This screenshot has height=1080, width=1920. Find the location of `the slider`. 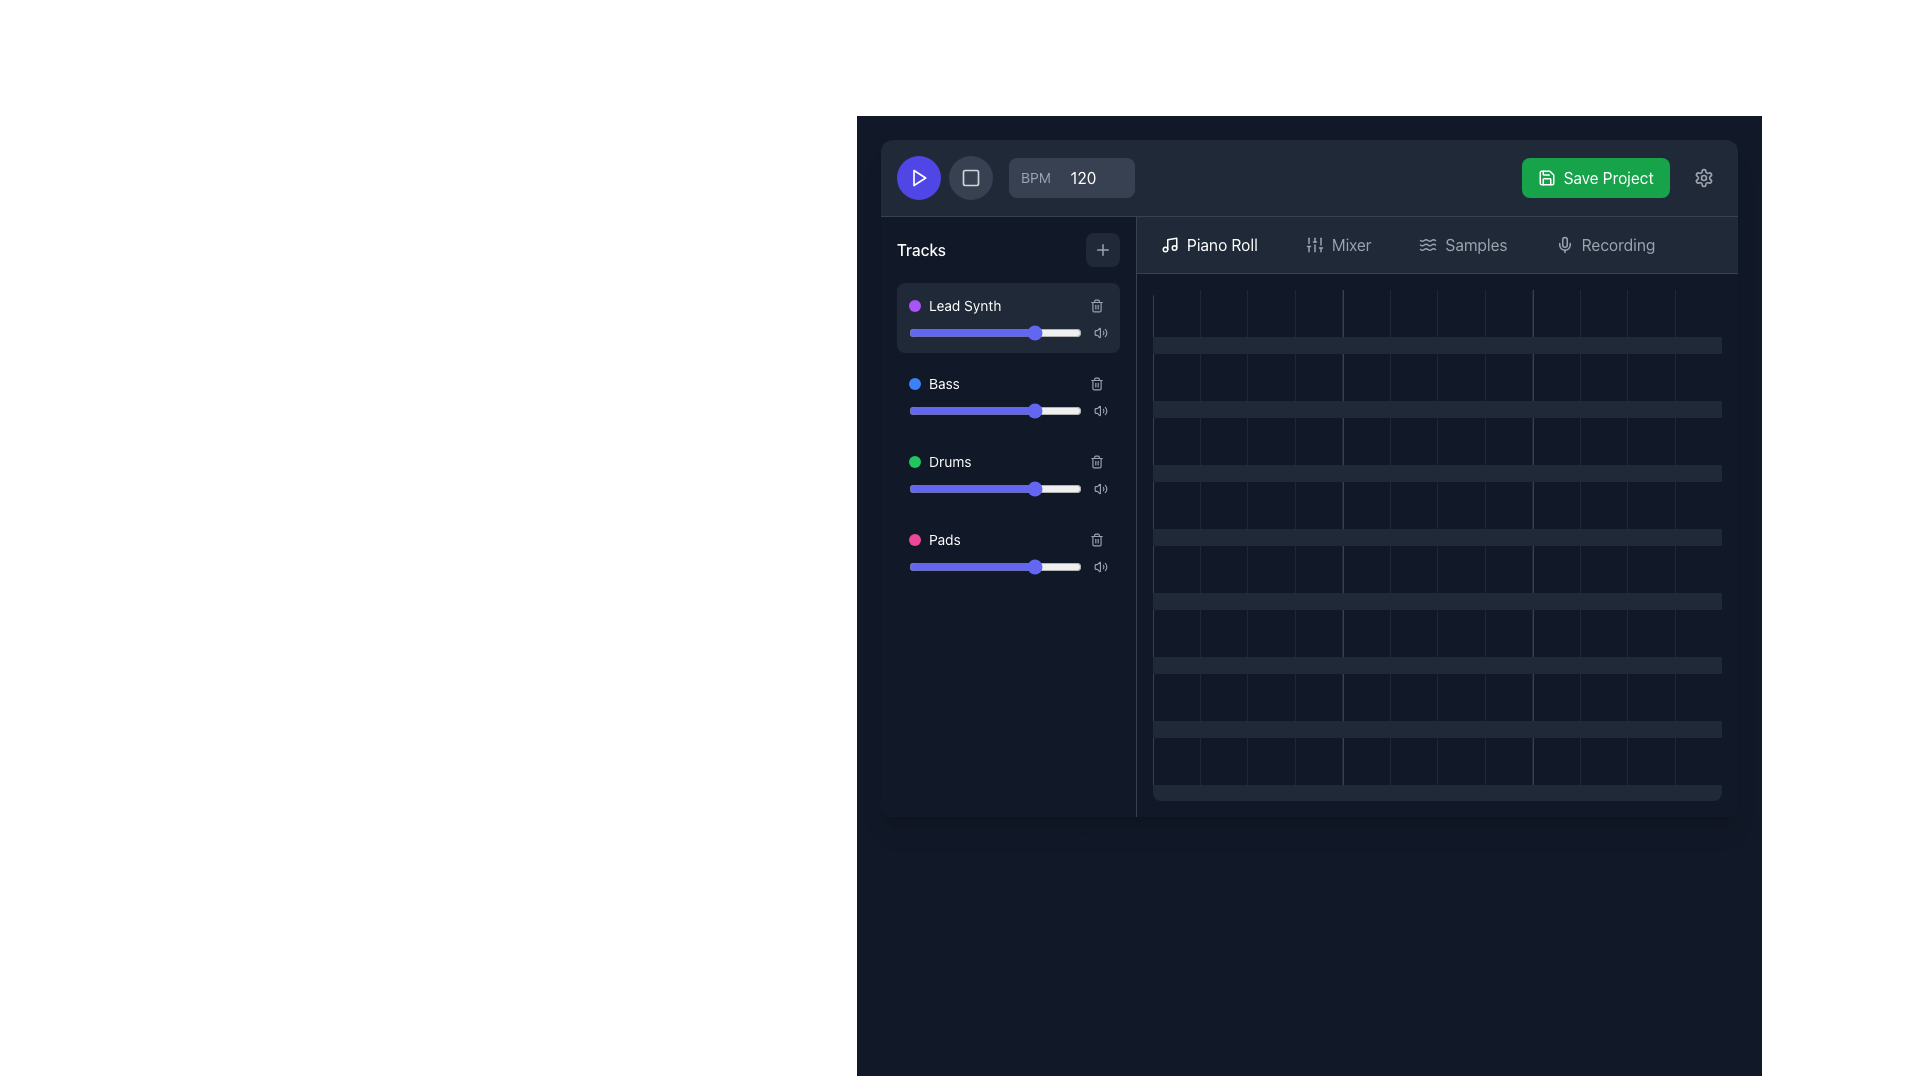

the slider is located at coordinates (944, 567).